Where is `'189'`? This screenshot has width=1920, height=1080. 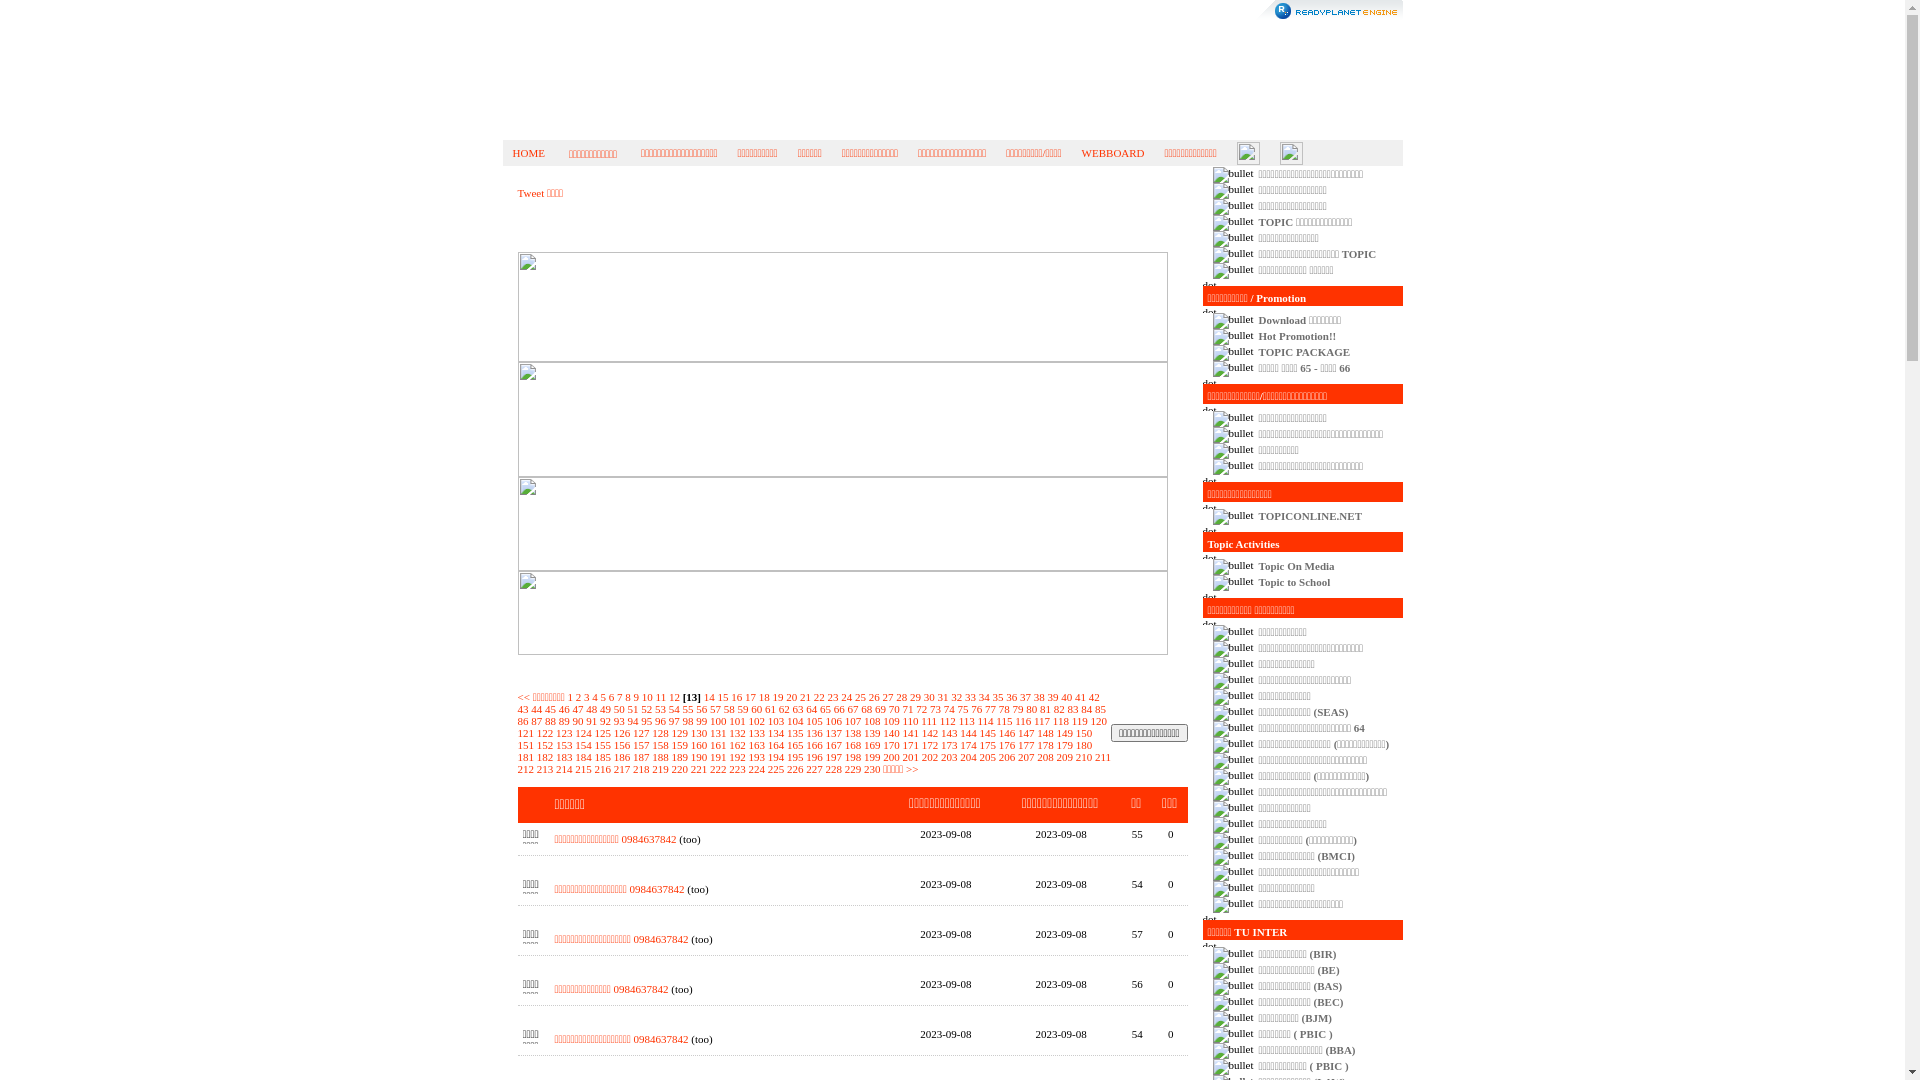
'189' is located at coordinates (680, 756).